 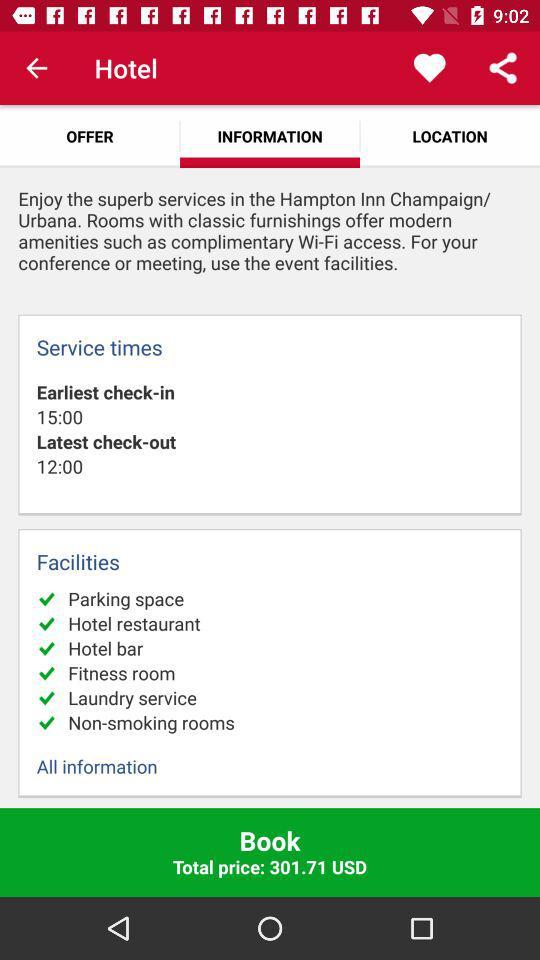 What do you see at coordinates (449, 135) in the screenshot?
I see `location app` at bounding box center [449, 135].